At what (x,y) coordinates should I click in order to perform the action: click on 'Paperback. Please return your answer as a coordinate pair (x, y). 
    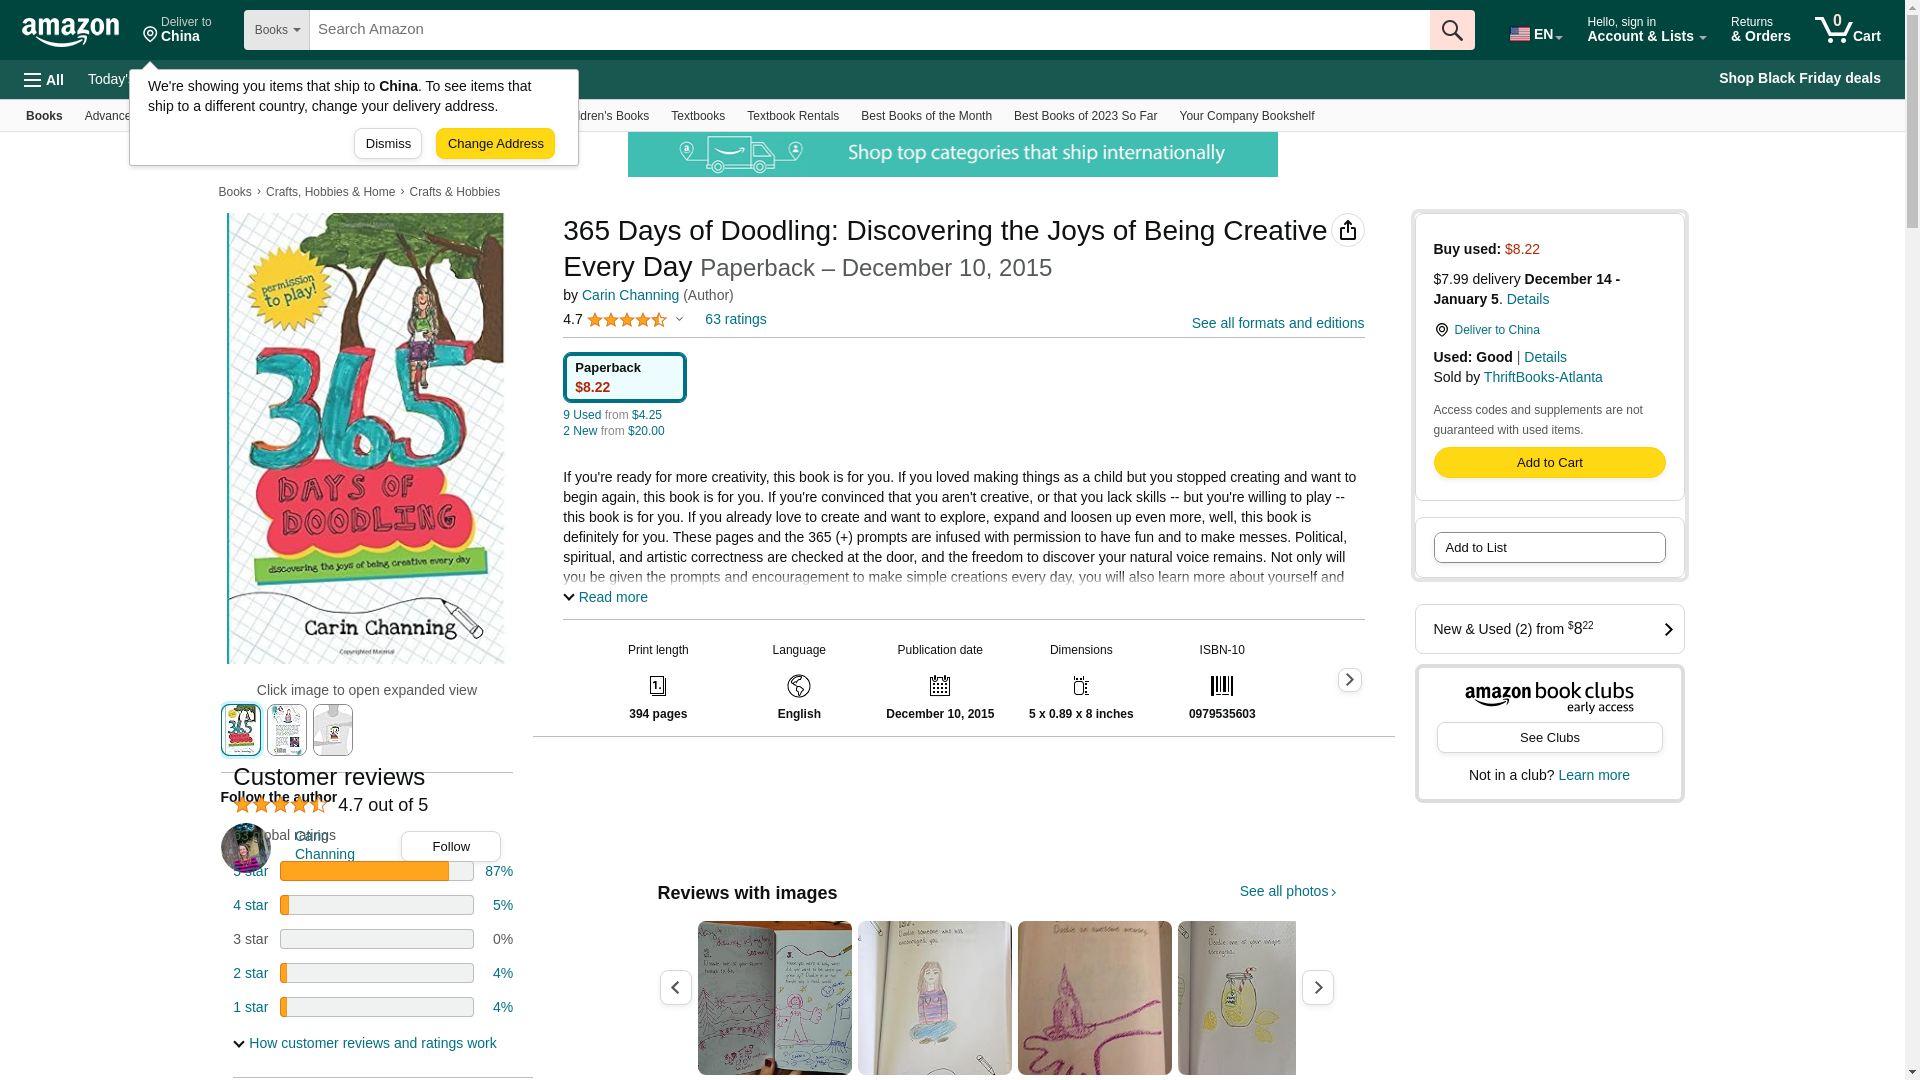
    Looking at the image, I should click on (623, 377).